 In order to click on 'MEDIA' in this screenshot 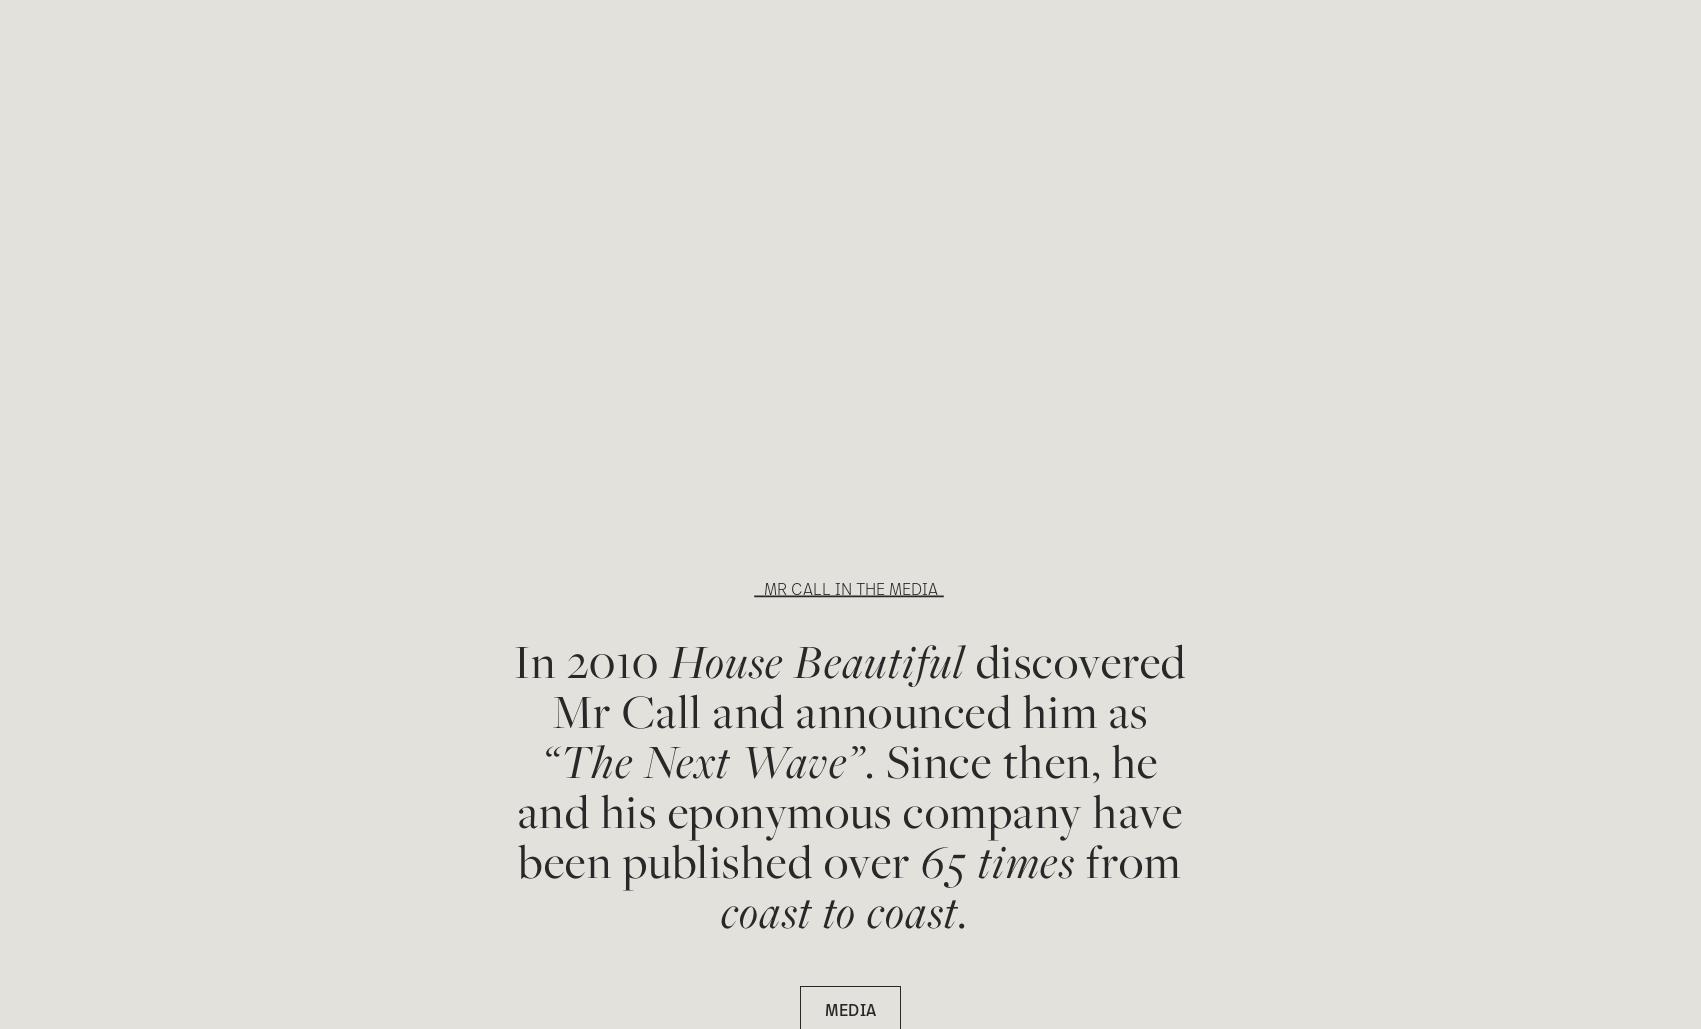, I will do `click(849, 1008)`.